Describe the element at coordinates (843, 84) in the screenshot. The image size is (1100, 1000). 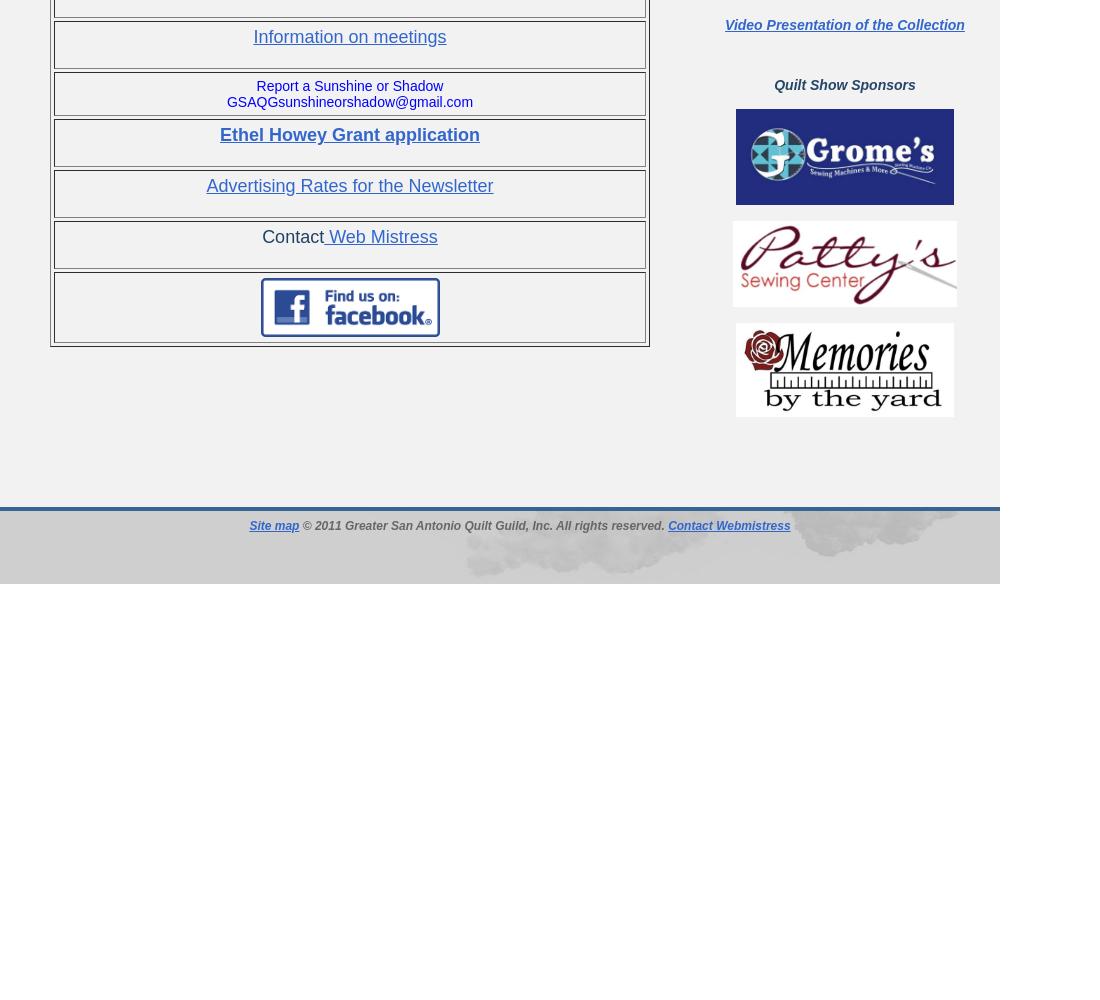
I see `'Quilt Show Sponsors'` at that location.